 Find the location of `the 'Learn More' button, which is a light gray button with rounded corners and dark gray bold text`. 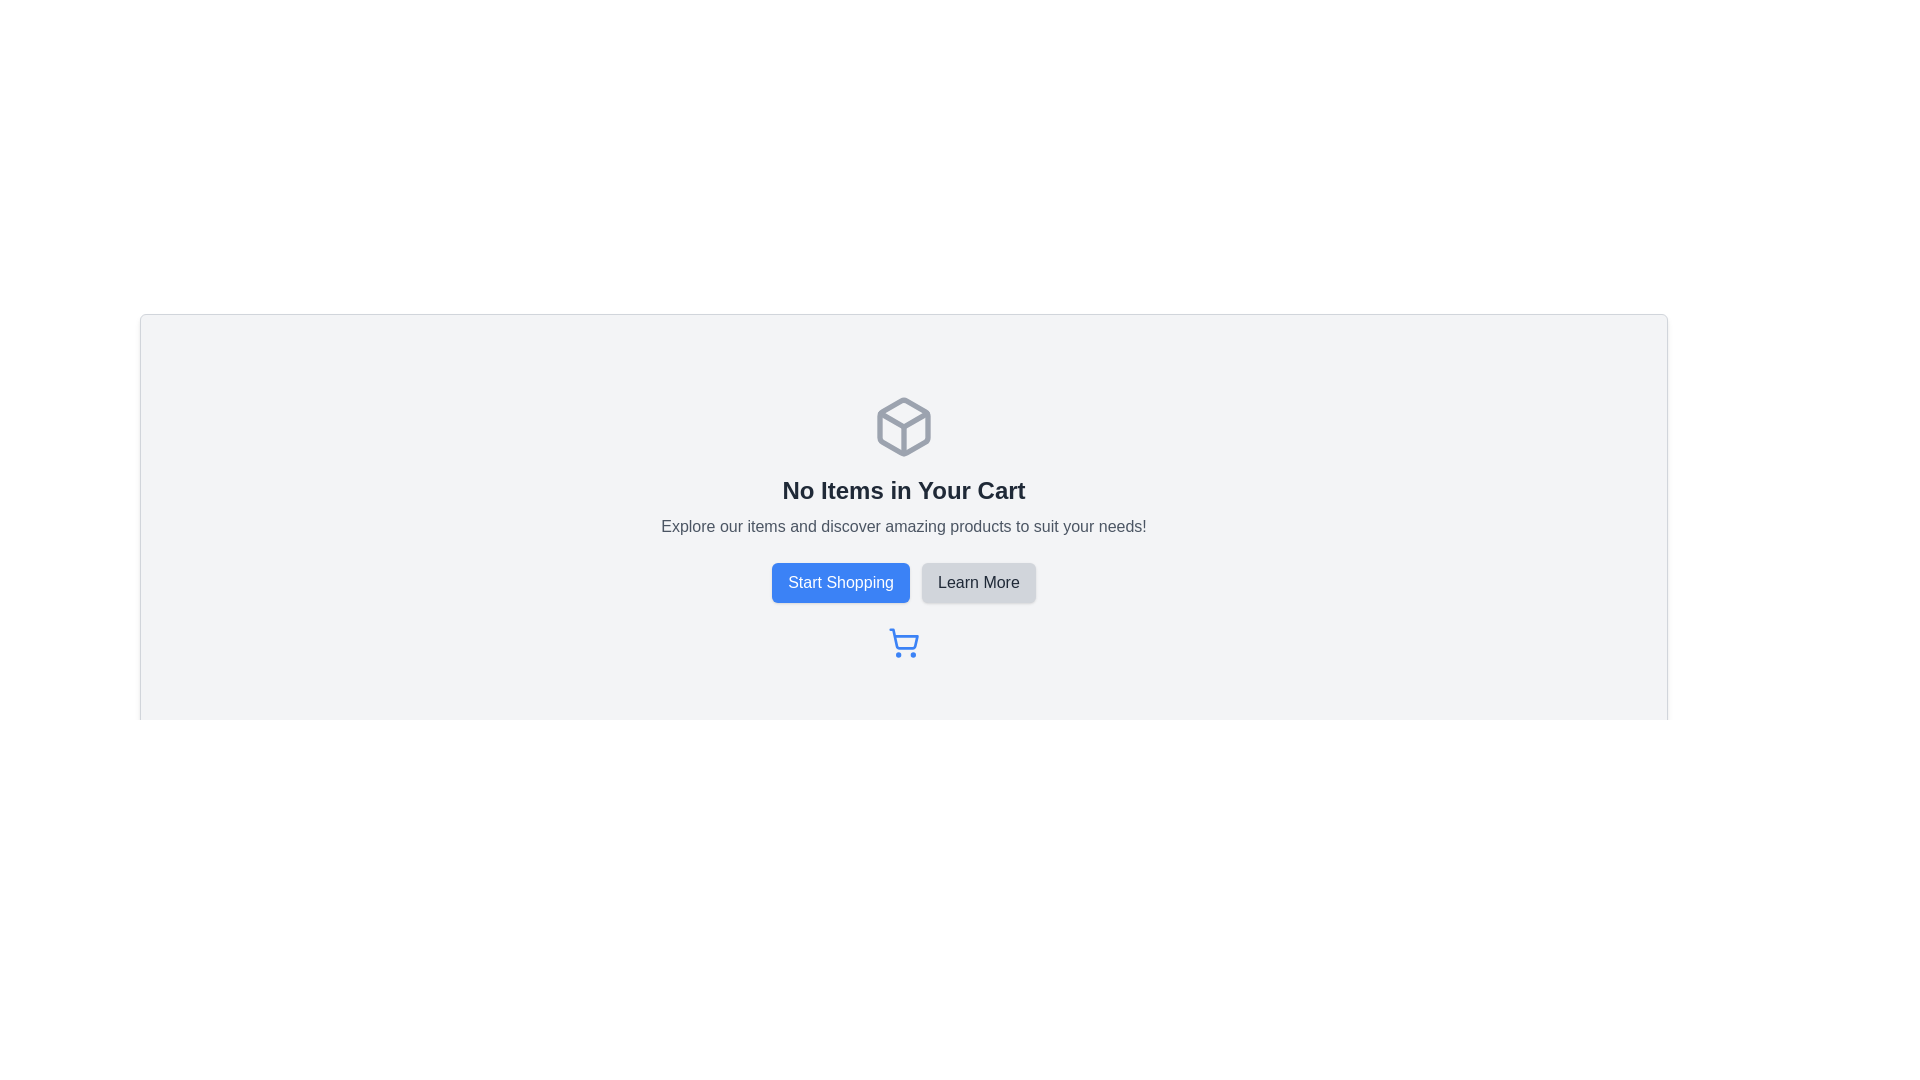

the 'Learn More' button, which is a light gray button with rounded corners and dark gray bold text is located at coordinates (979, 582).